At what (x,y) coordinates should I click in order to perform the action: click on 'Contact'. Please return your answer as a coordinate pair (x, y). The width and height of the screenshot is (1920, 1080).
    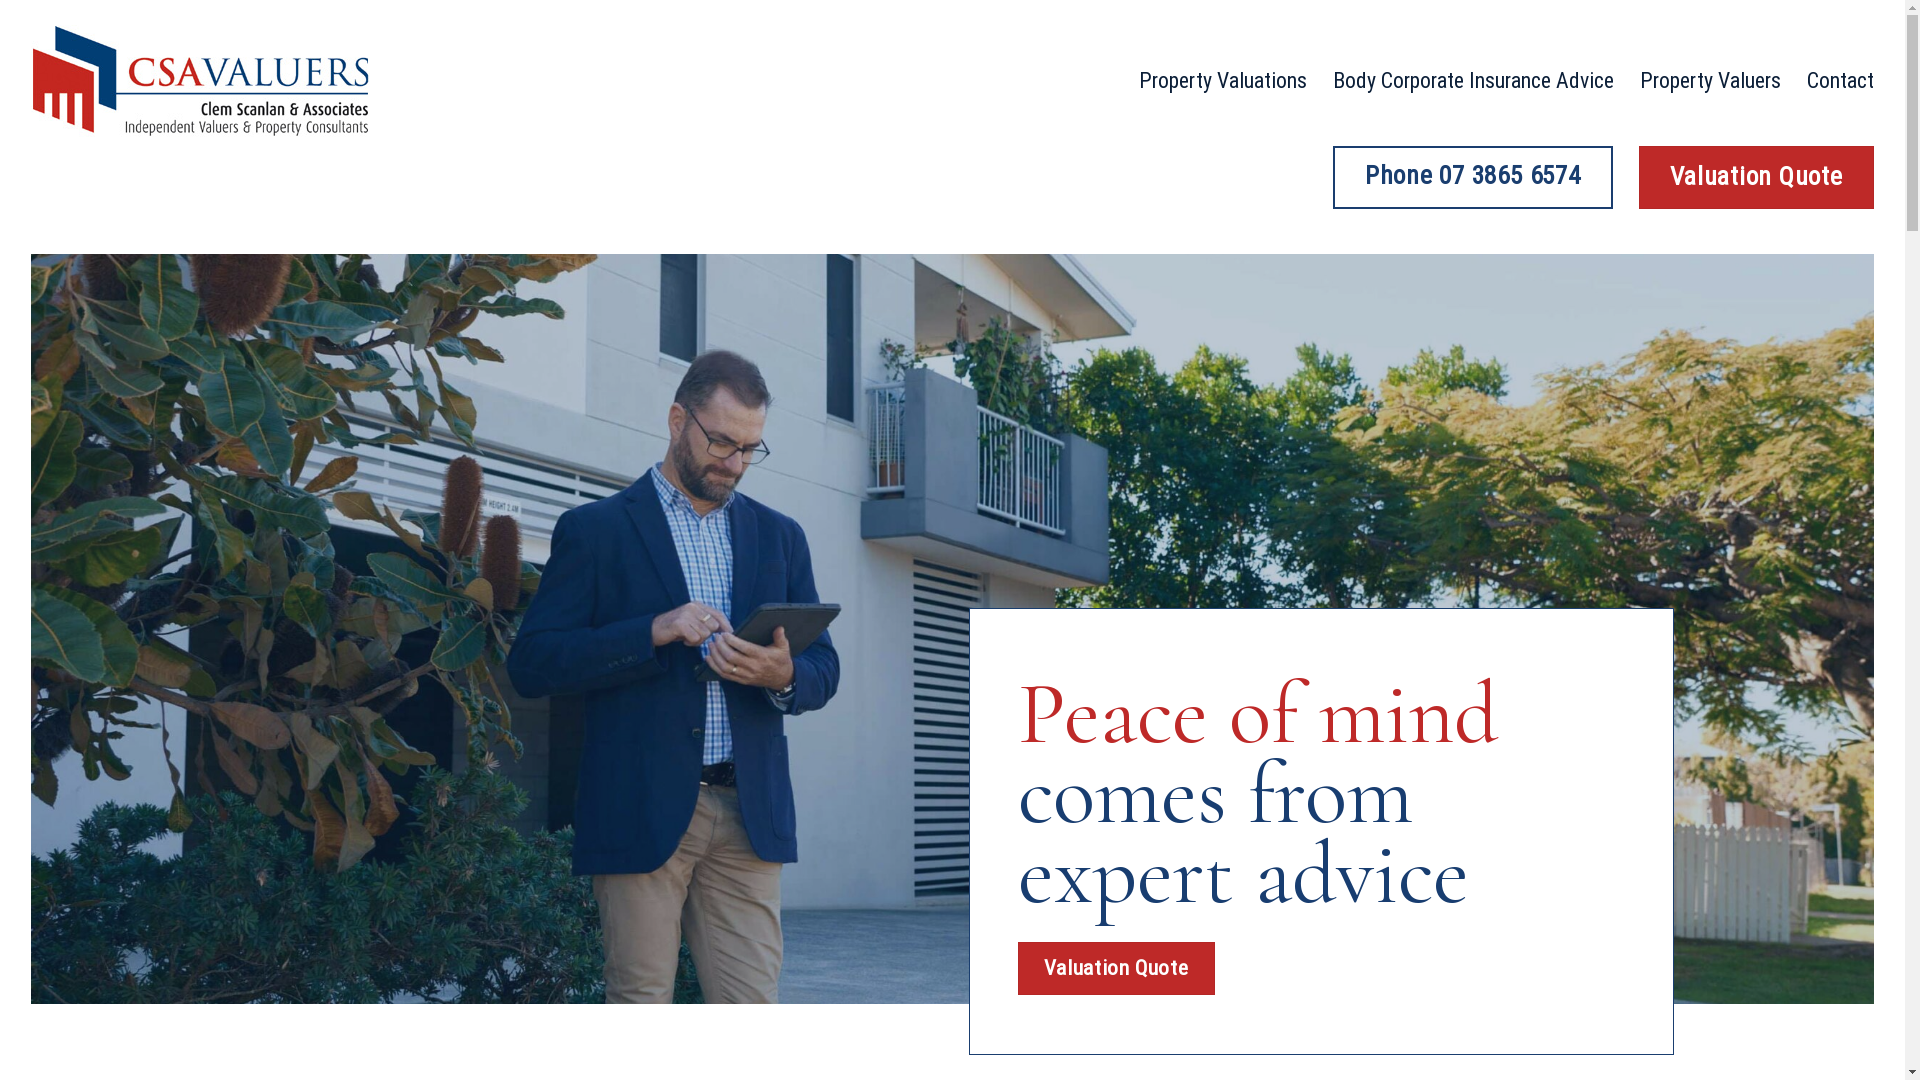
    Looking at the image, I should click on (1806, 80).